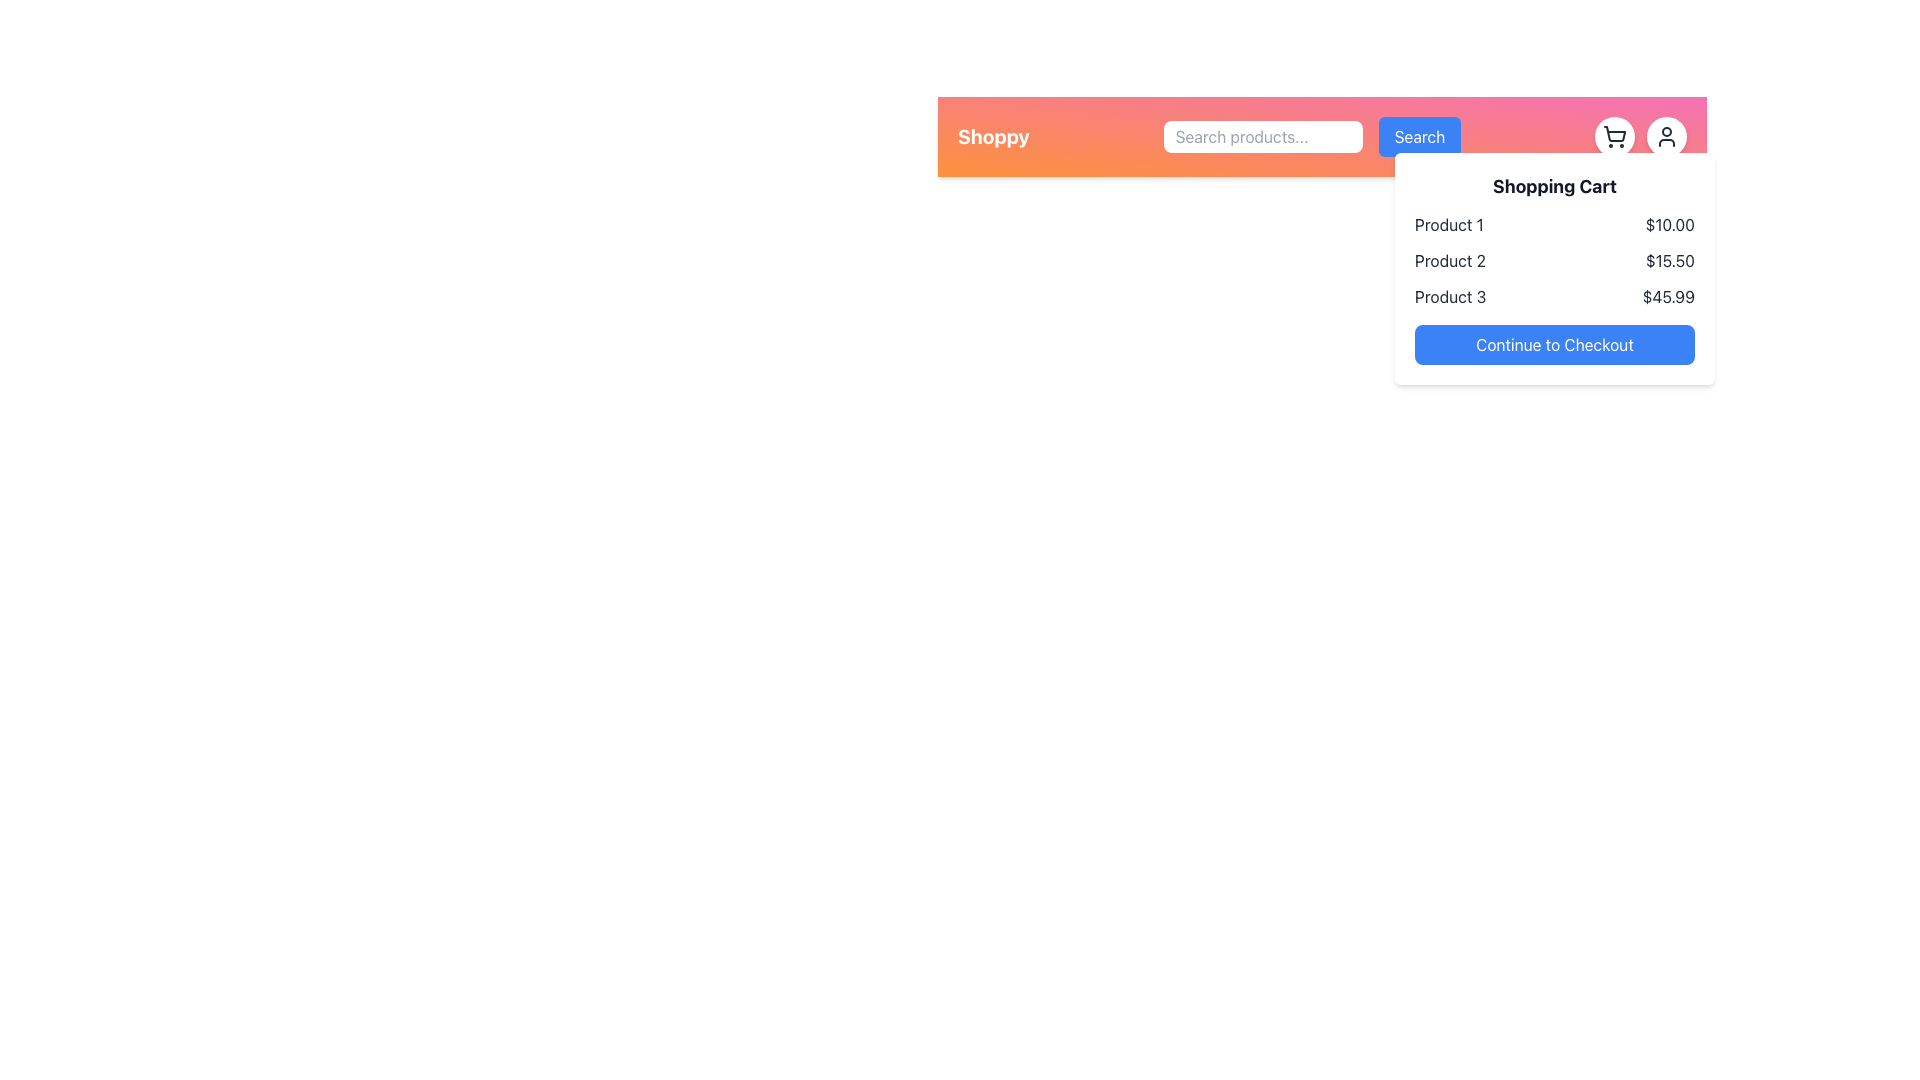  What do you see at coordinates (1668, 297) in the screenshot?
I see `the price label displaying '$45.99' for 'Product 3' in the shopping cart summary` at bounding box center [1668, 297].